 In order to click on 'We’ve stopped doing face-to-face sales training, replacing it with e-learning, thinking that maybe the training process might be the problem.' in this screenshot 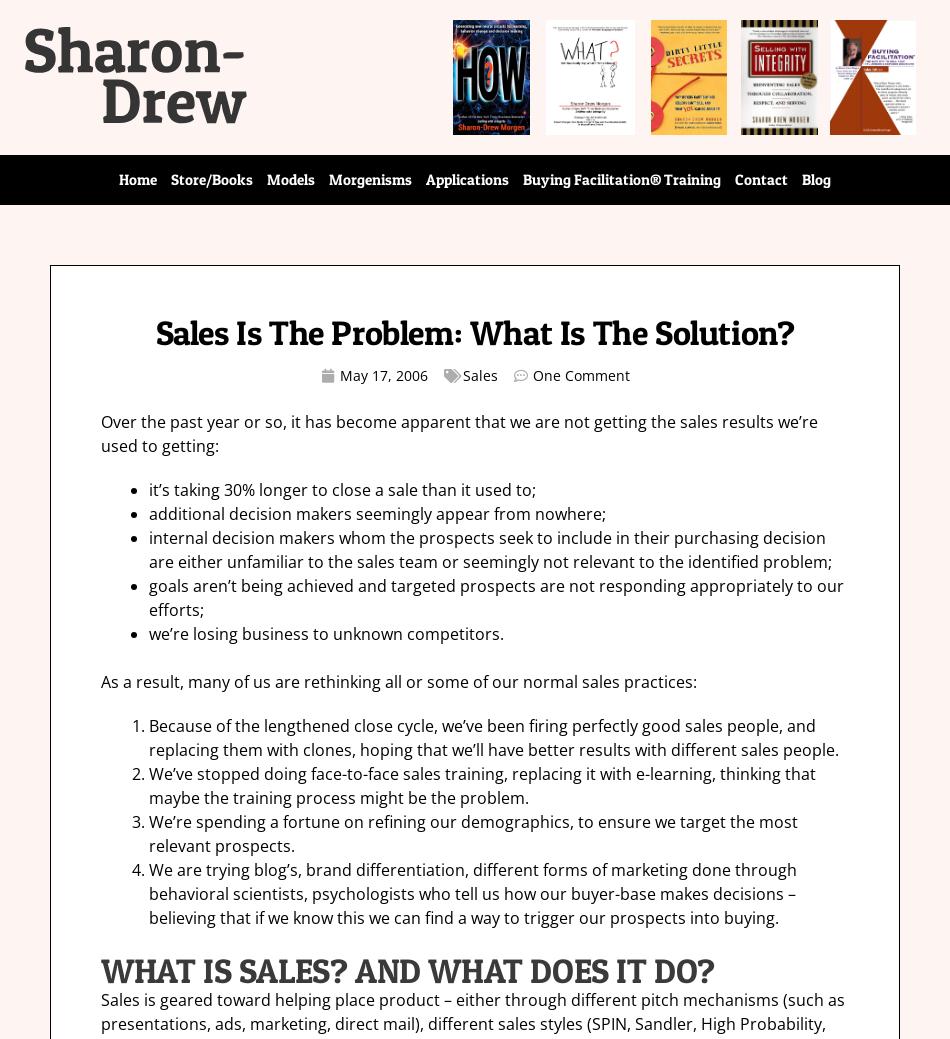, I will do `click(482, 785)`.